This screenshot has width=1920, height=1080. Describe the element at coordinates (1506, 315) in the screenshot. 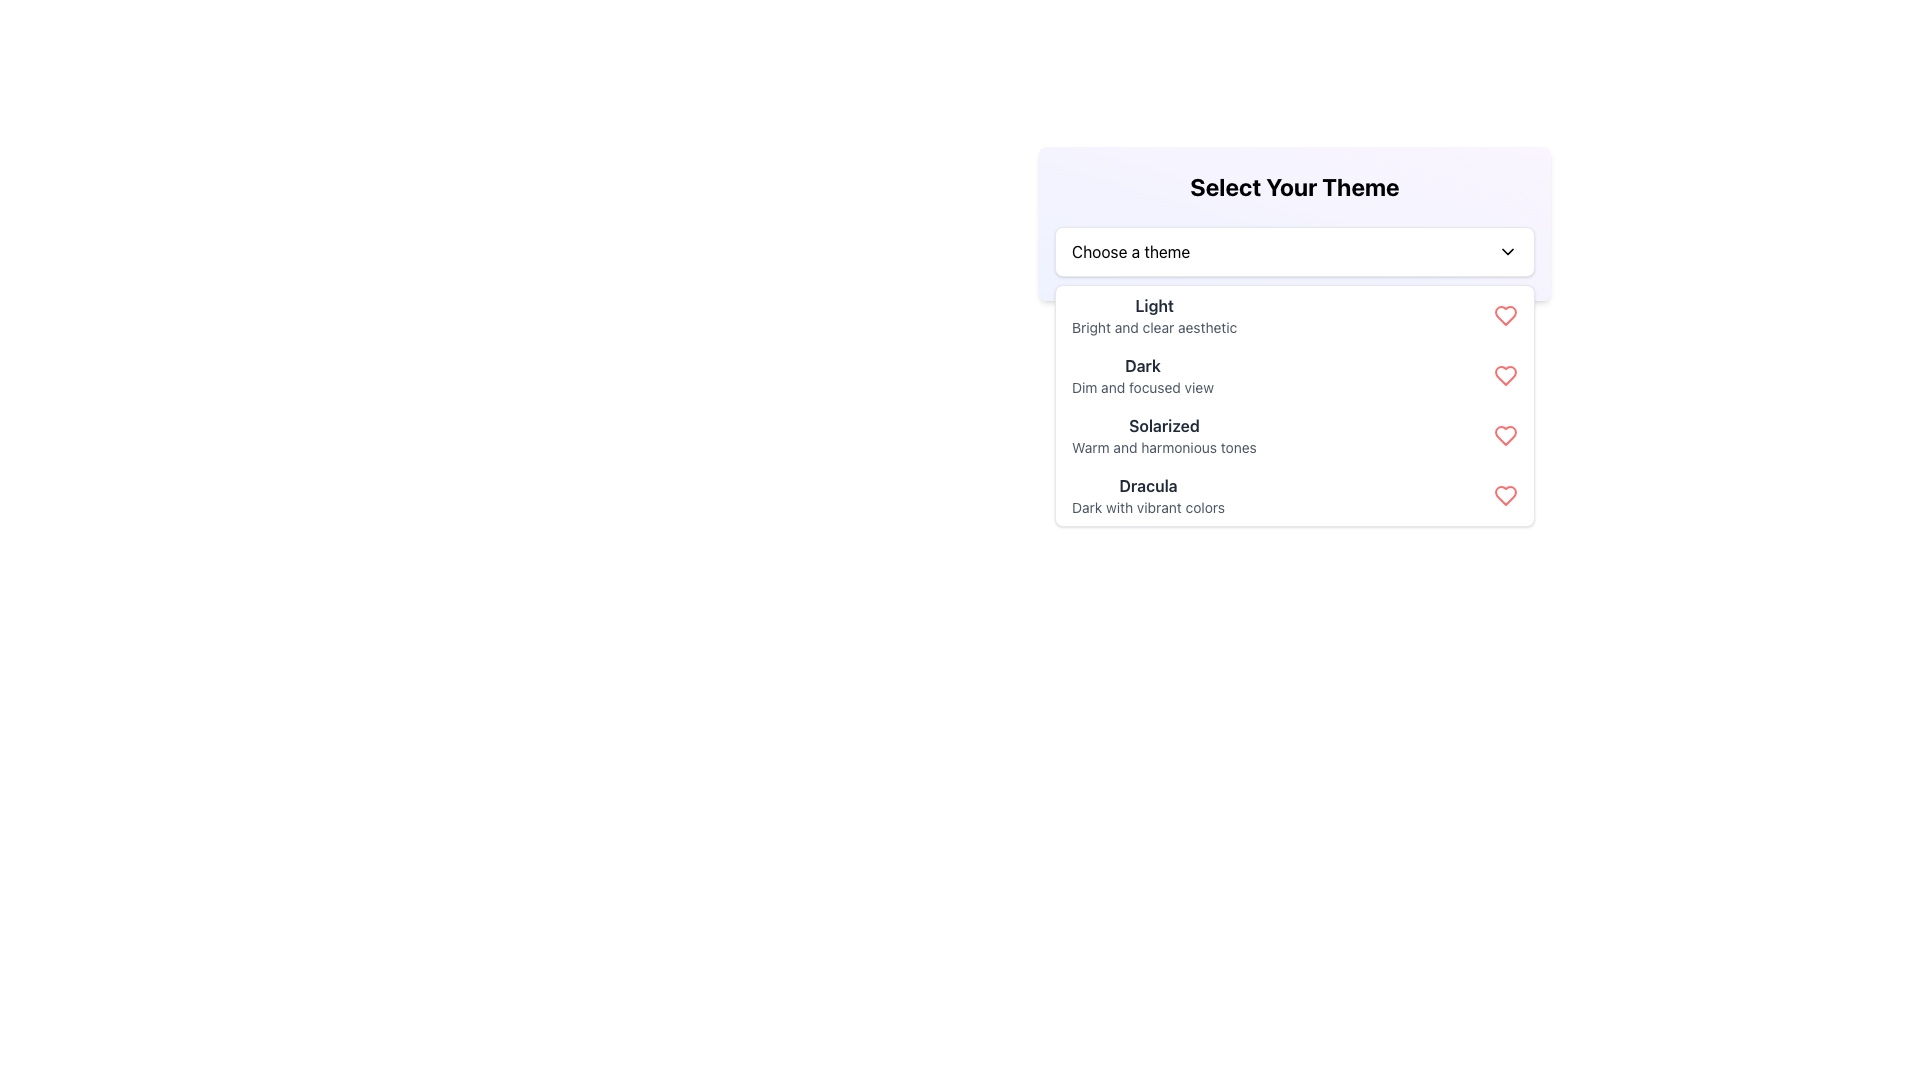

I see `the heart icon located on the far-right side of the list item labeled 'Light' in the theme selection dropdown to interact with it` at that location.